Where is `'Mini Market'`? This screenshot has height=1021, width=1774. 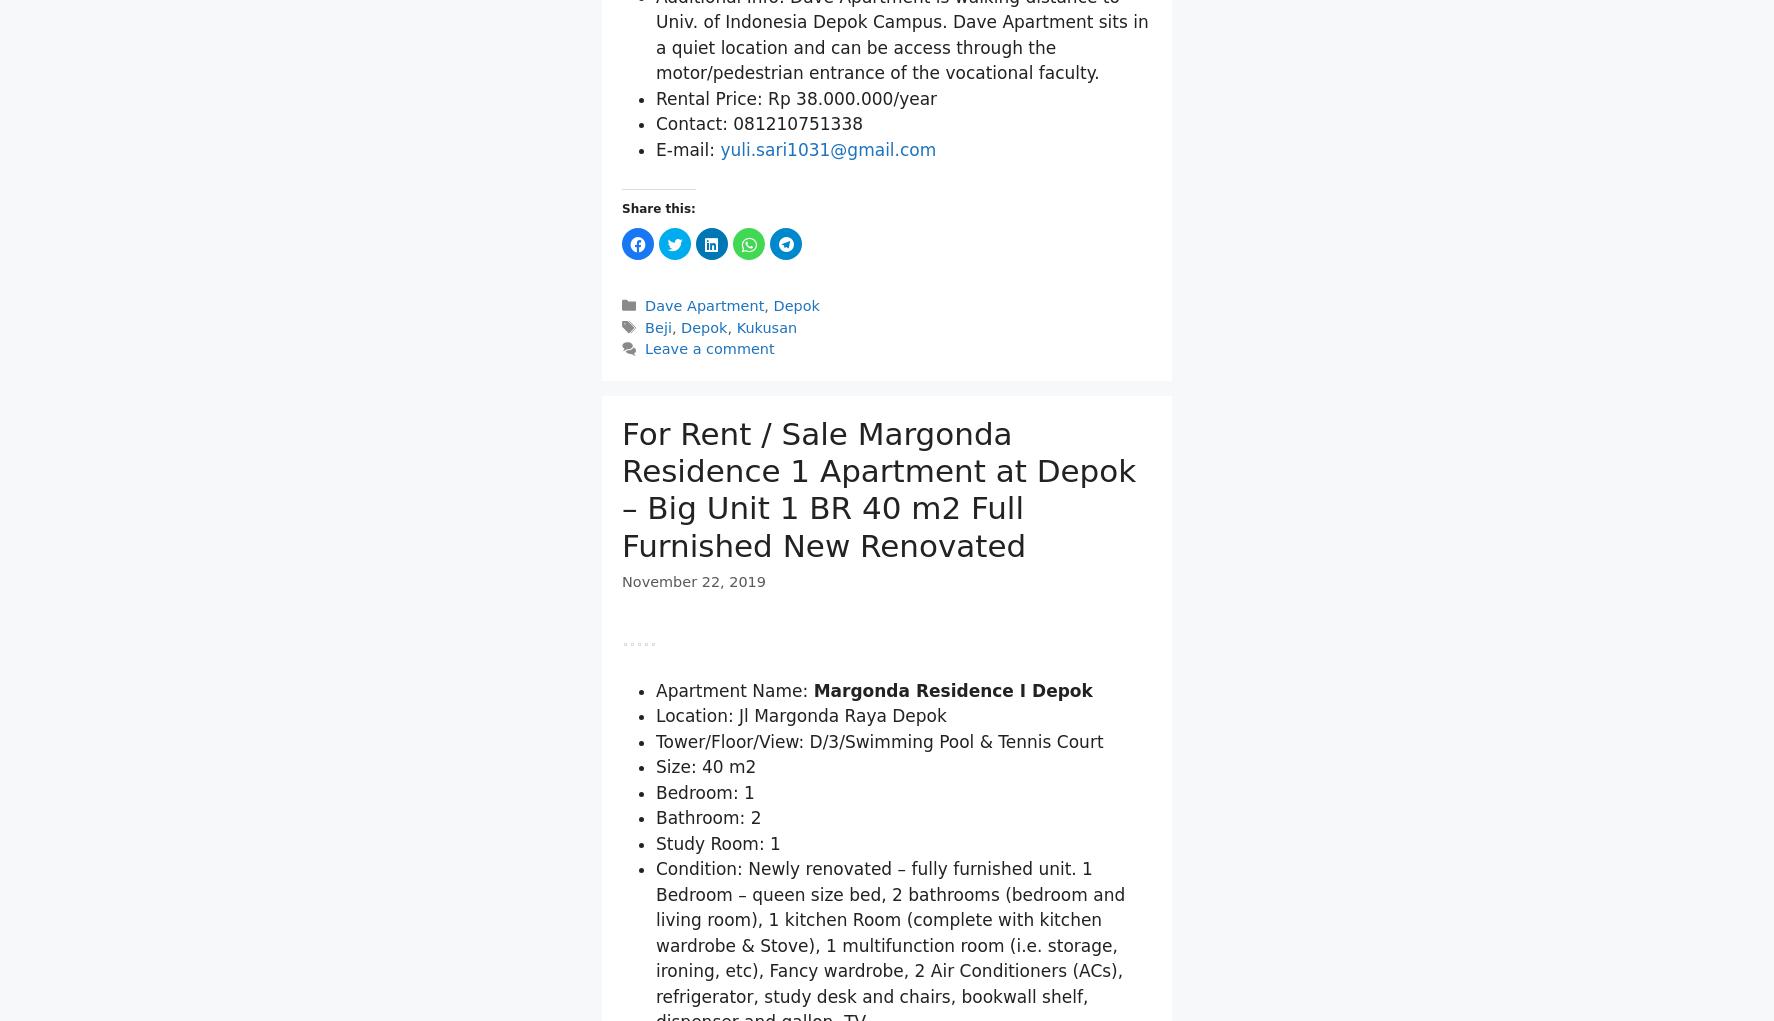
'Mini Market' is located at coordinates (738, 100).